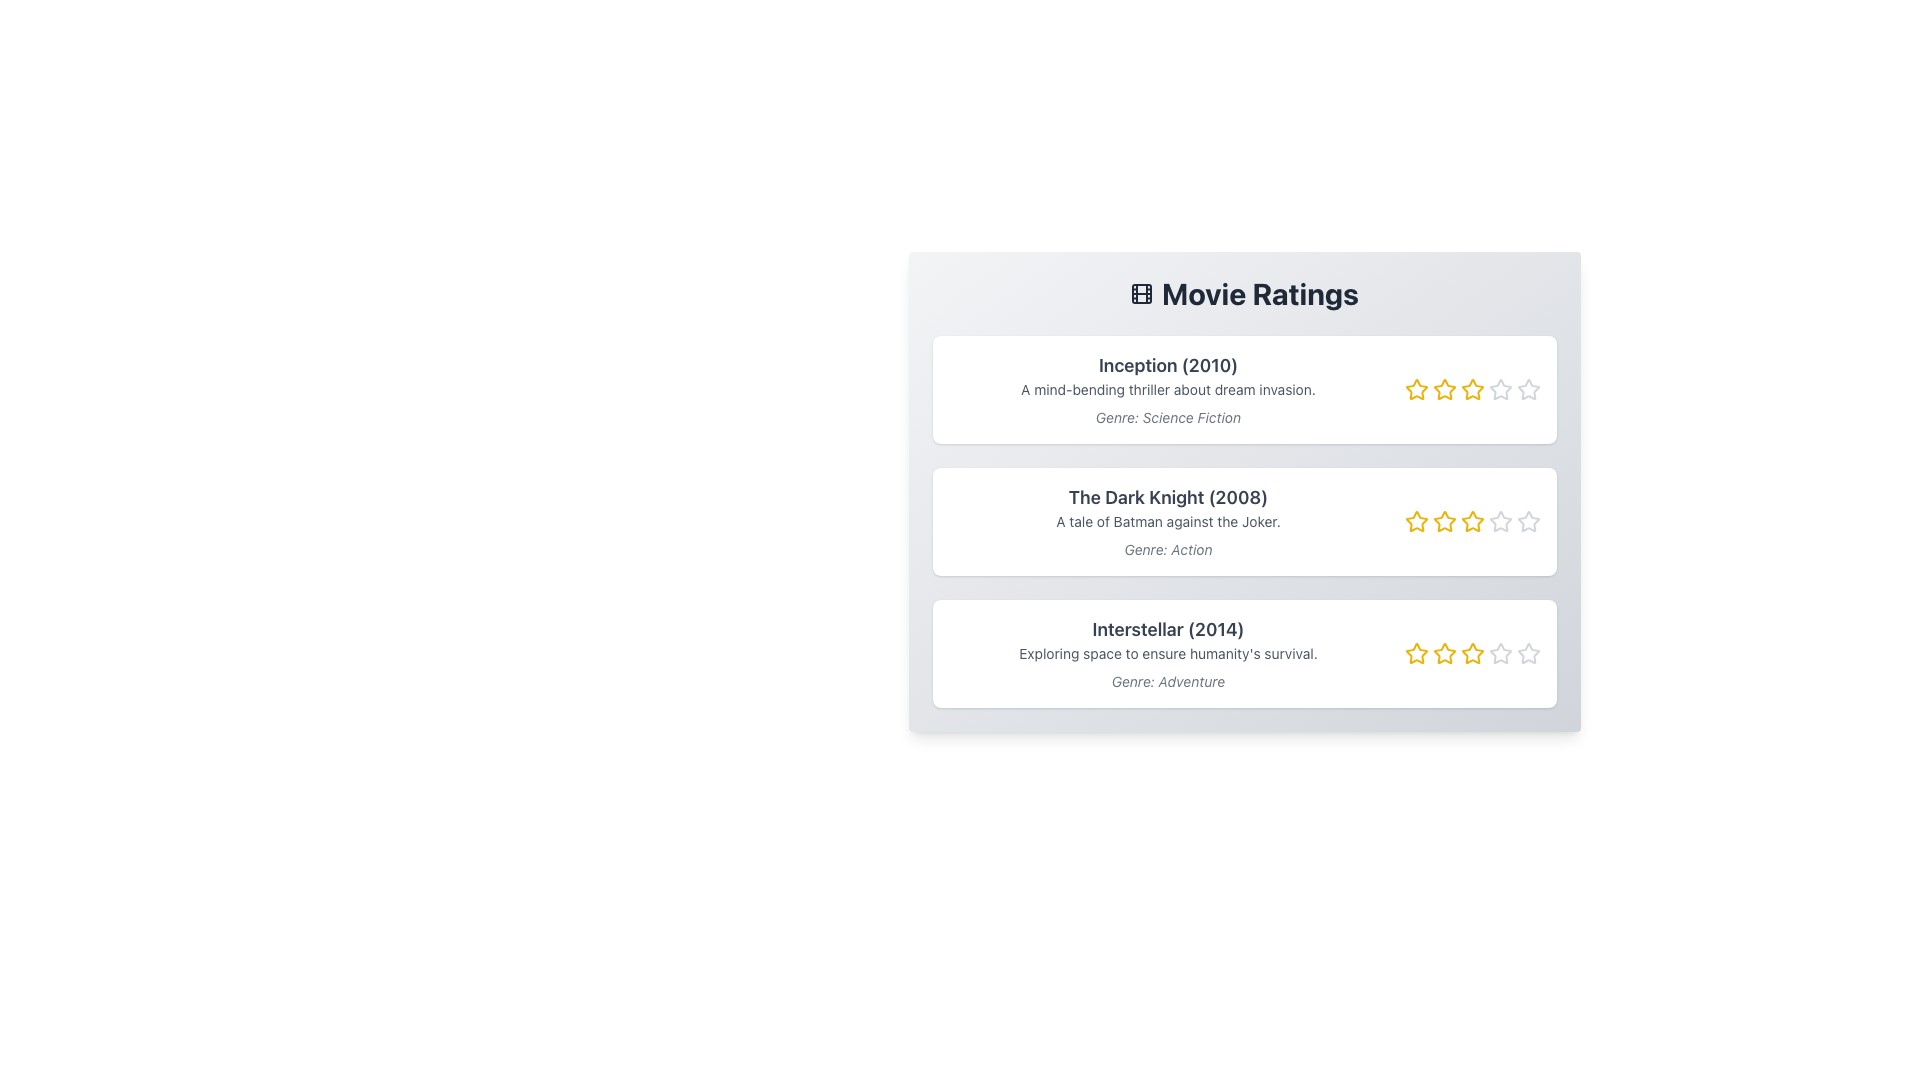 The height and width of the screenshot is (1080, 1920). What do you see at coordinates (1527, 520) in the screenshot?
I see `the fifth star icon in the movie rating system for 'The Dark Knight (2008)'` at bounding box center [1527, 520].